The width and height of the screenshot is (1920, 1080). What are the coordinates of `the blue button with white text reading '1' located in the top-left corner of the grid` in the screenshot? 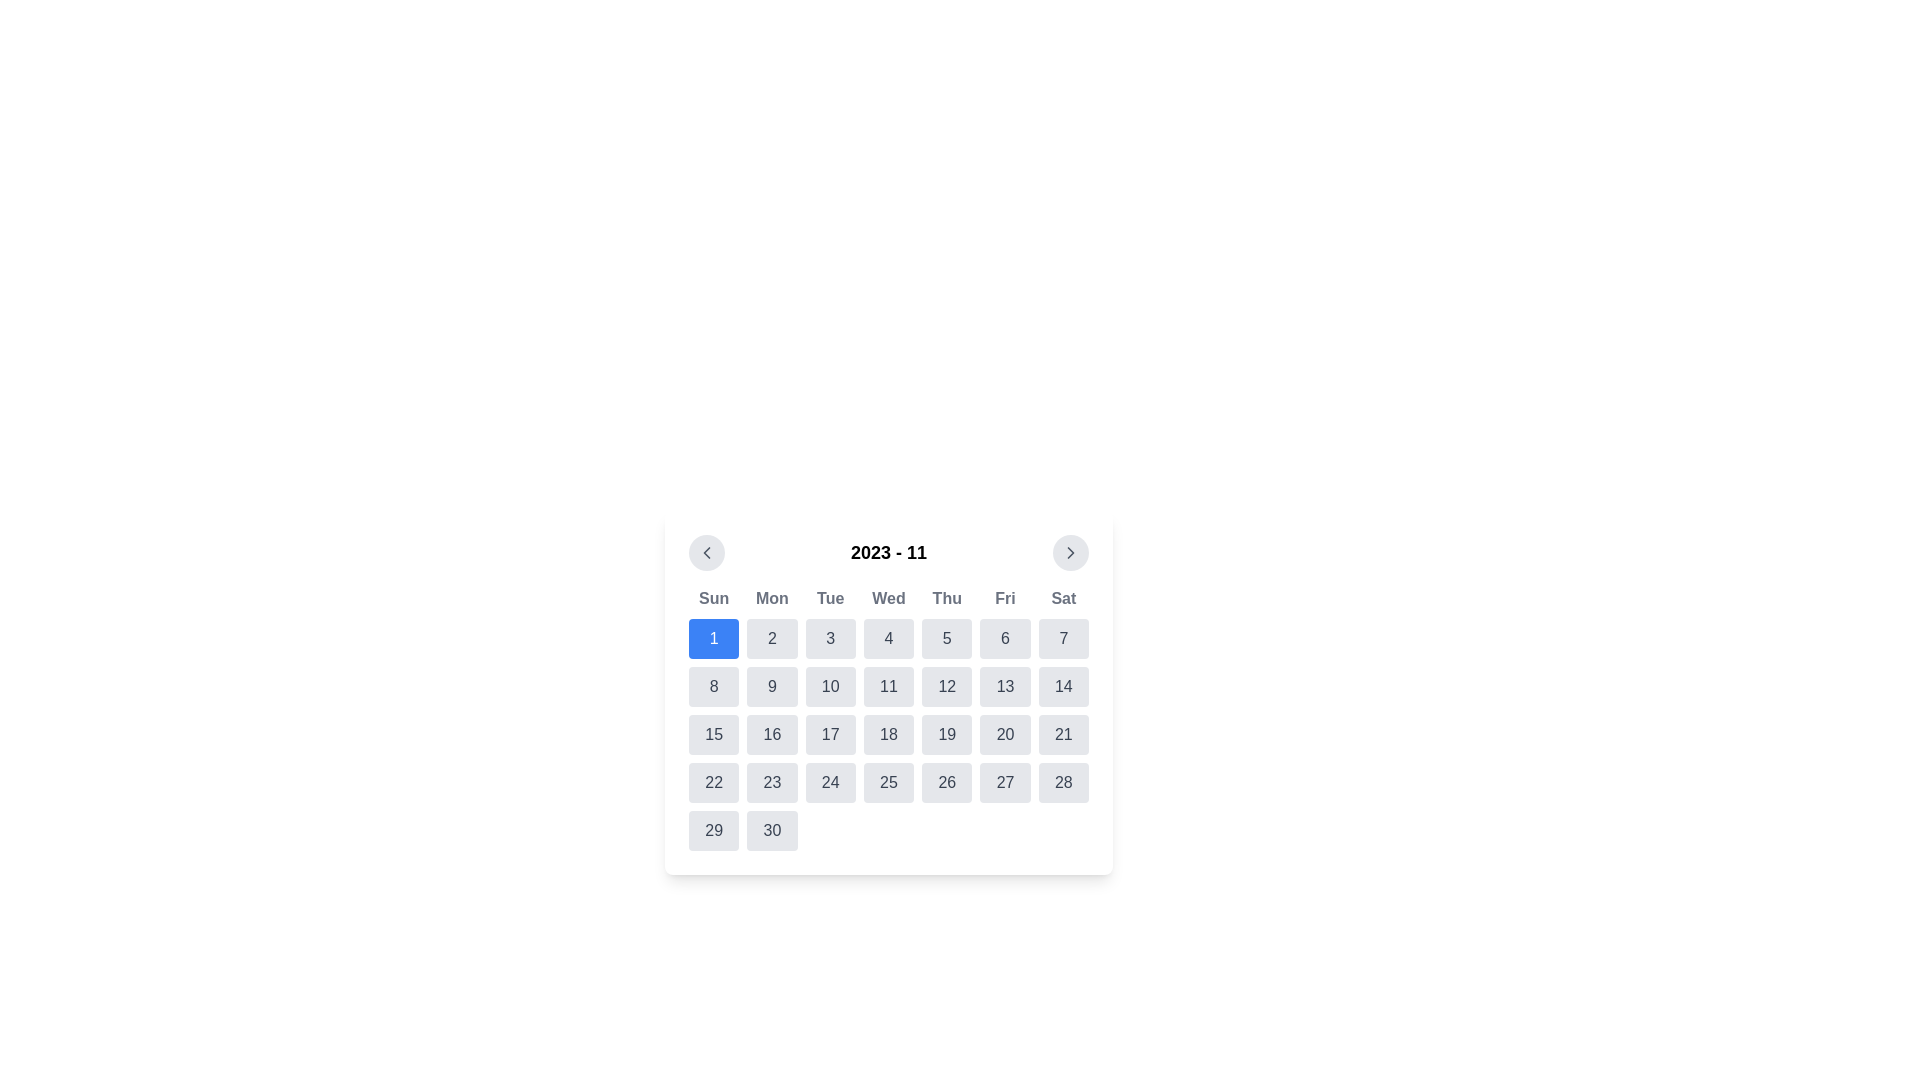 It's located at (714, 639).